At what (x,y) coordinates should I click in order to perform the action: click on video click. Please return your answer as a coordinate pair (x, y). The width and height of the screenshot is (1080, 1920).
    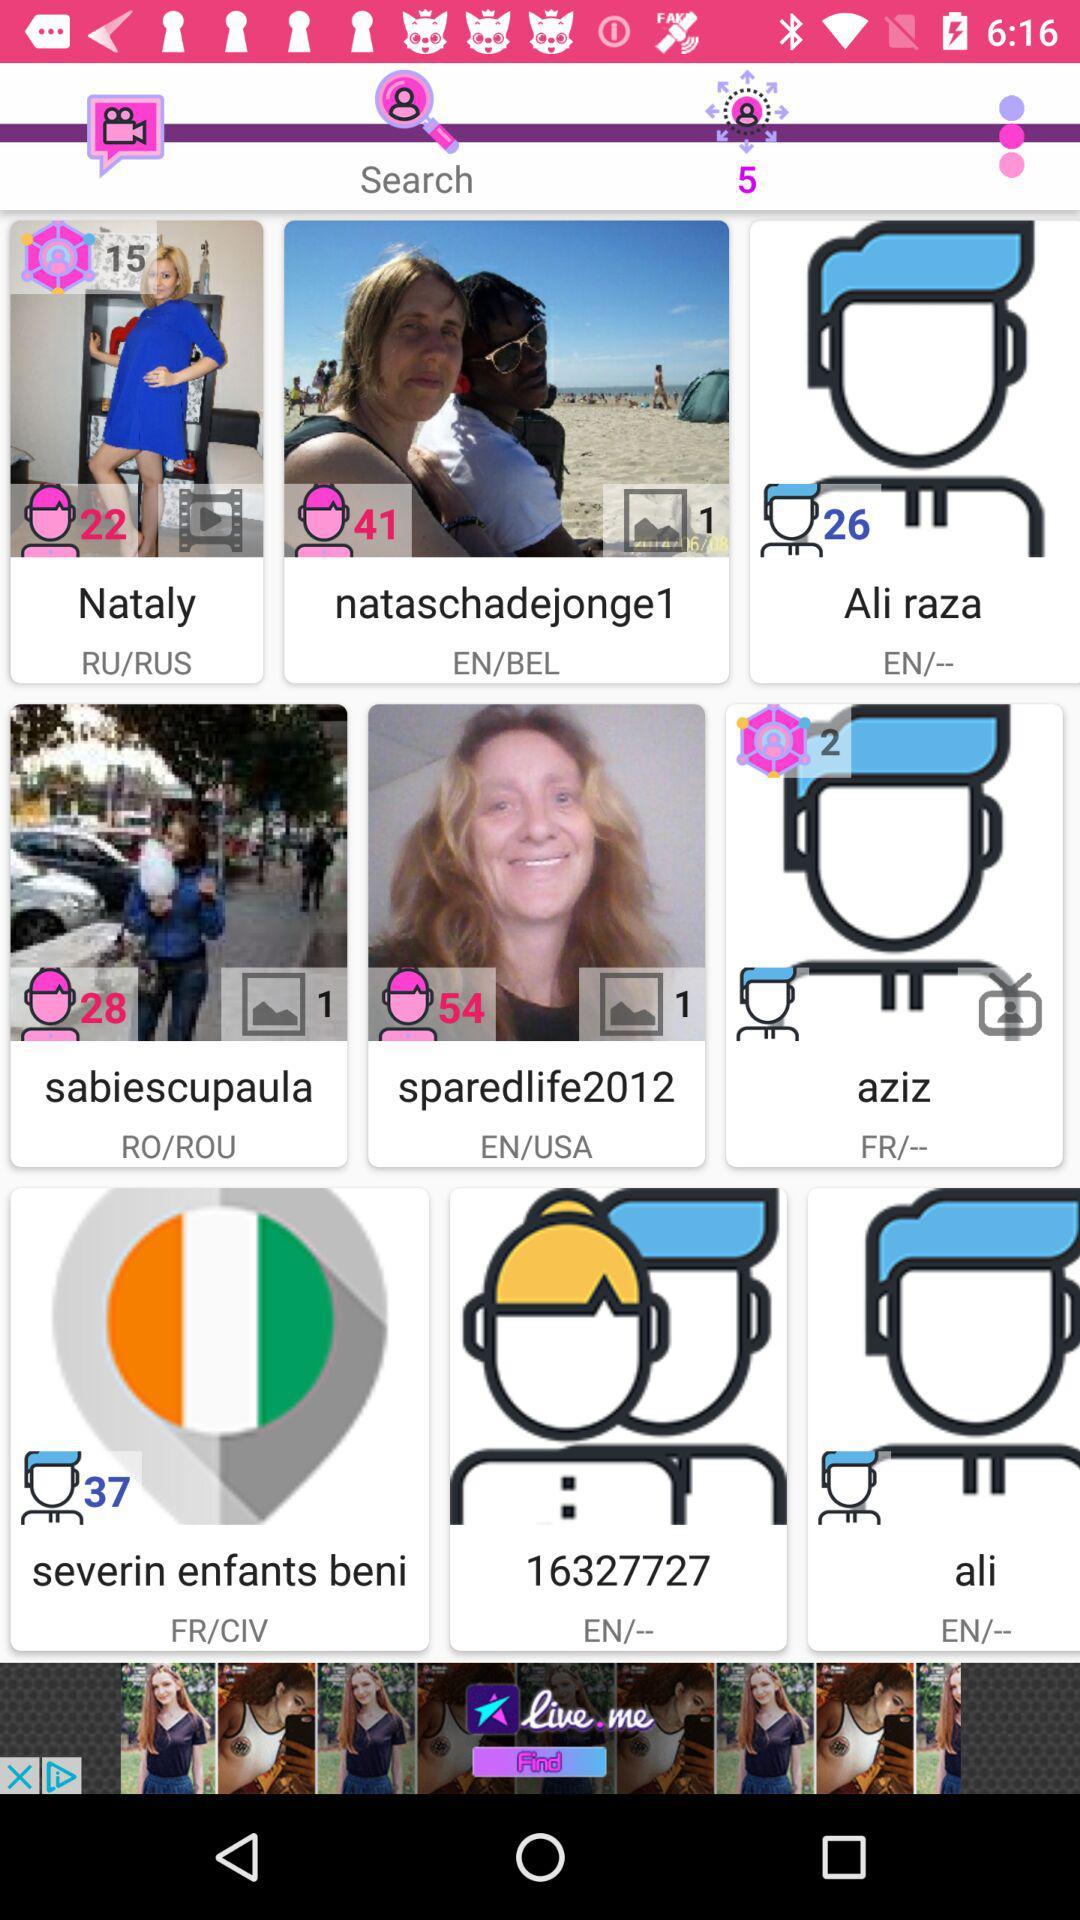
    Looking at the image, I should click on (177, 872).